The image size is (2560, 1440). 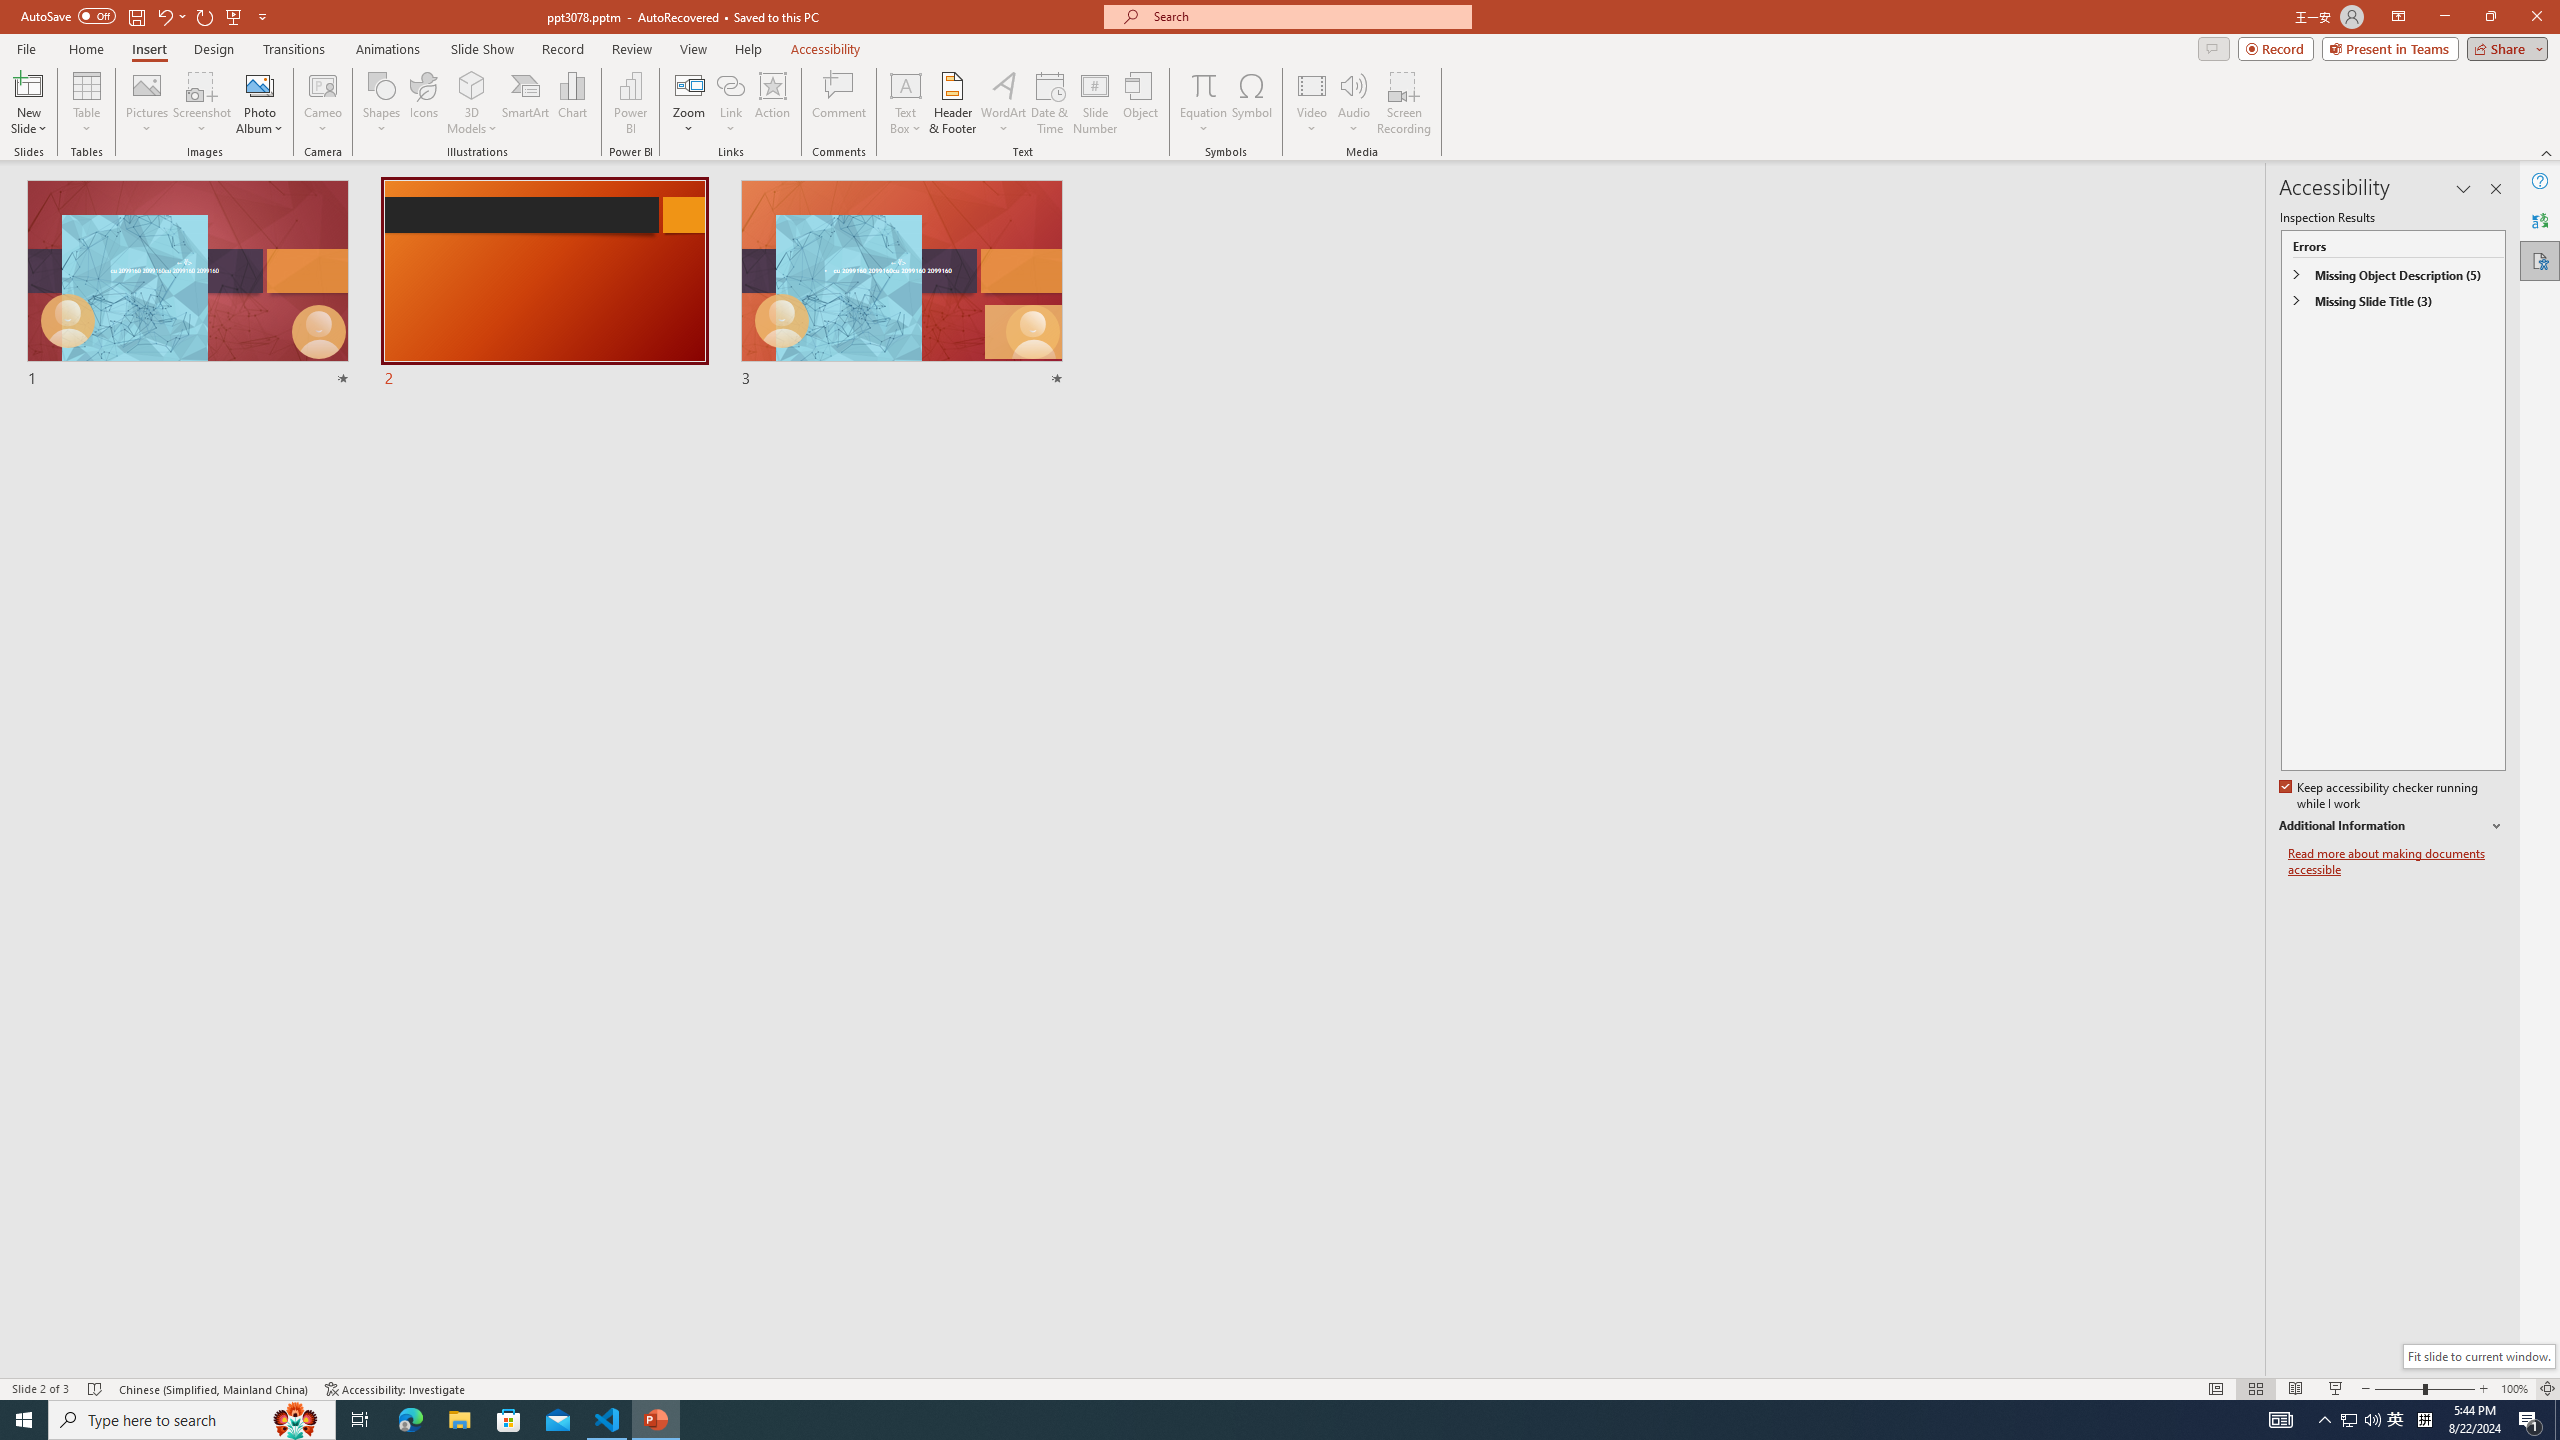 I want to click on 'Symbol...', so click(x=1251, y=103).